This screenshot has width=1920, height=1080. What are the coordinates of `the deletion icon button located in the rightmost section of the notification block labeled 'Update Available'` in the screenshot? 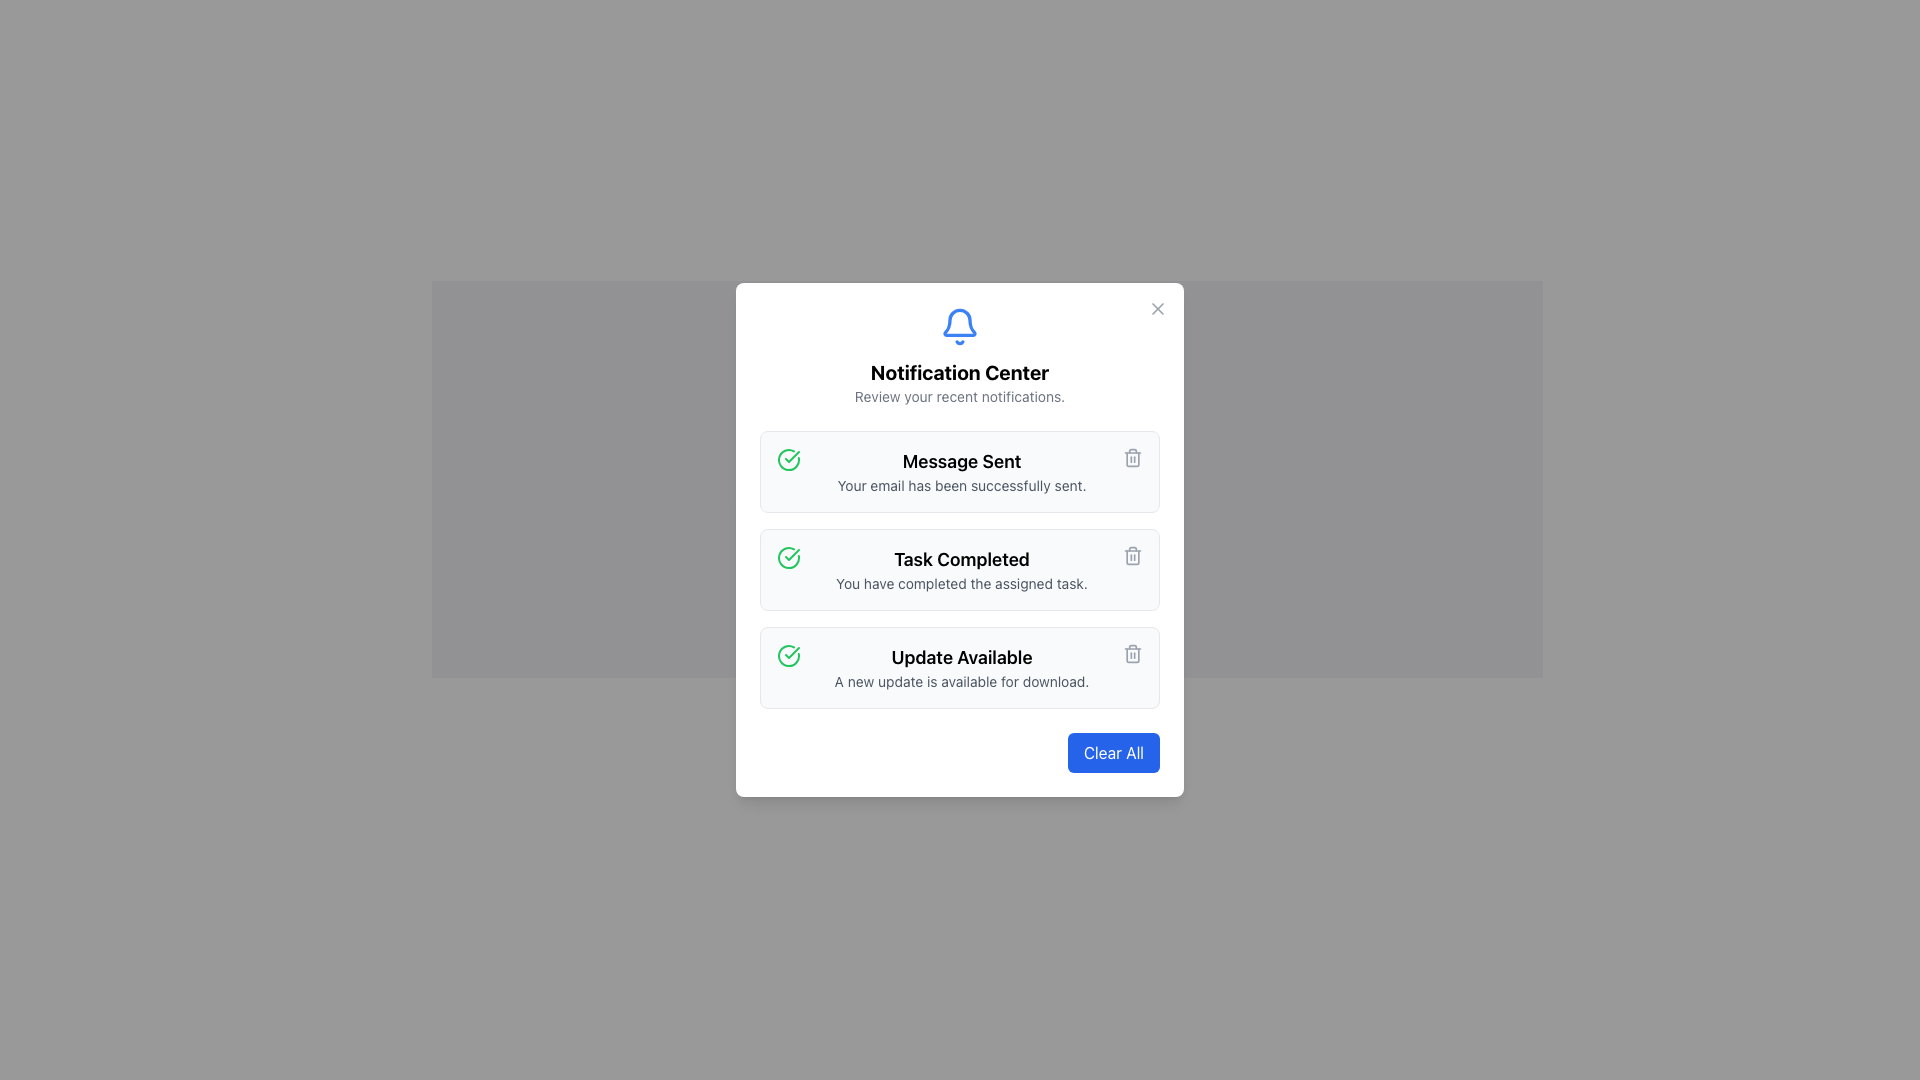 It's located at (1132, 654).